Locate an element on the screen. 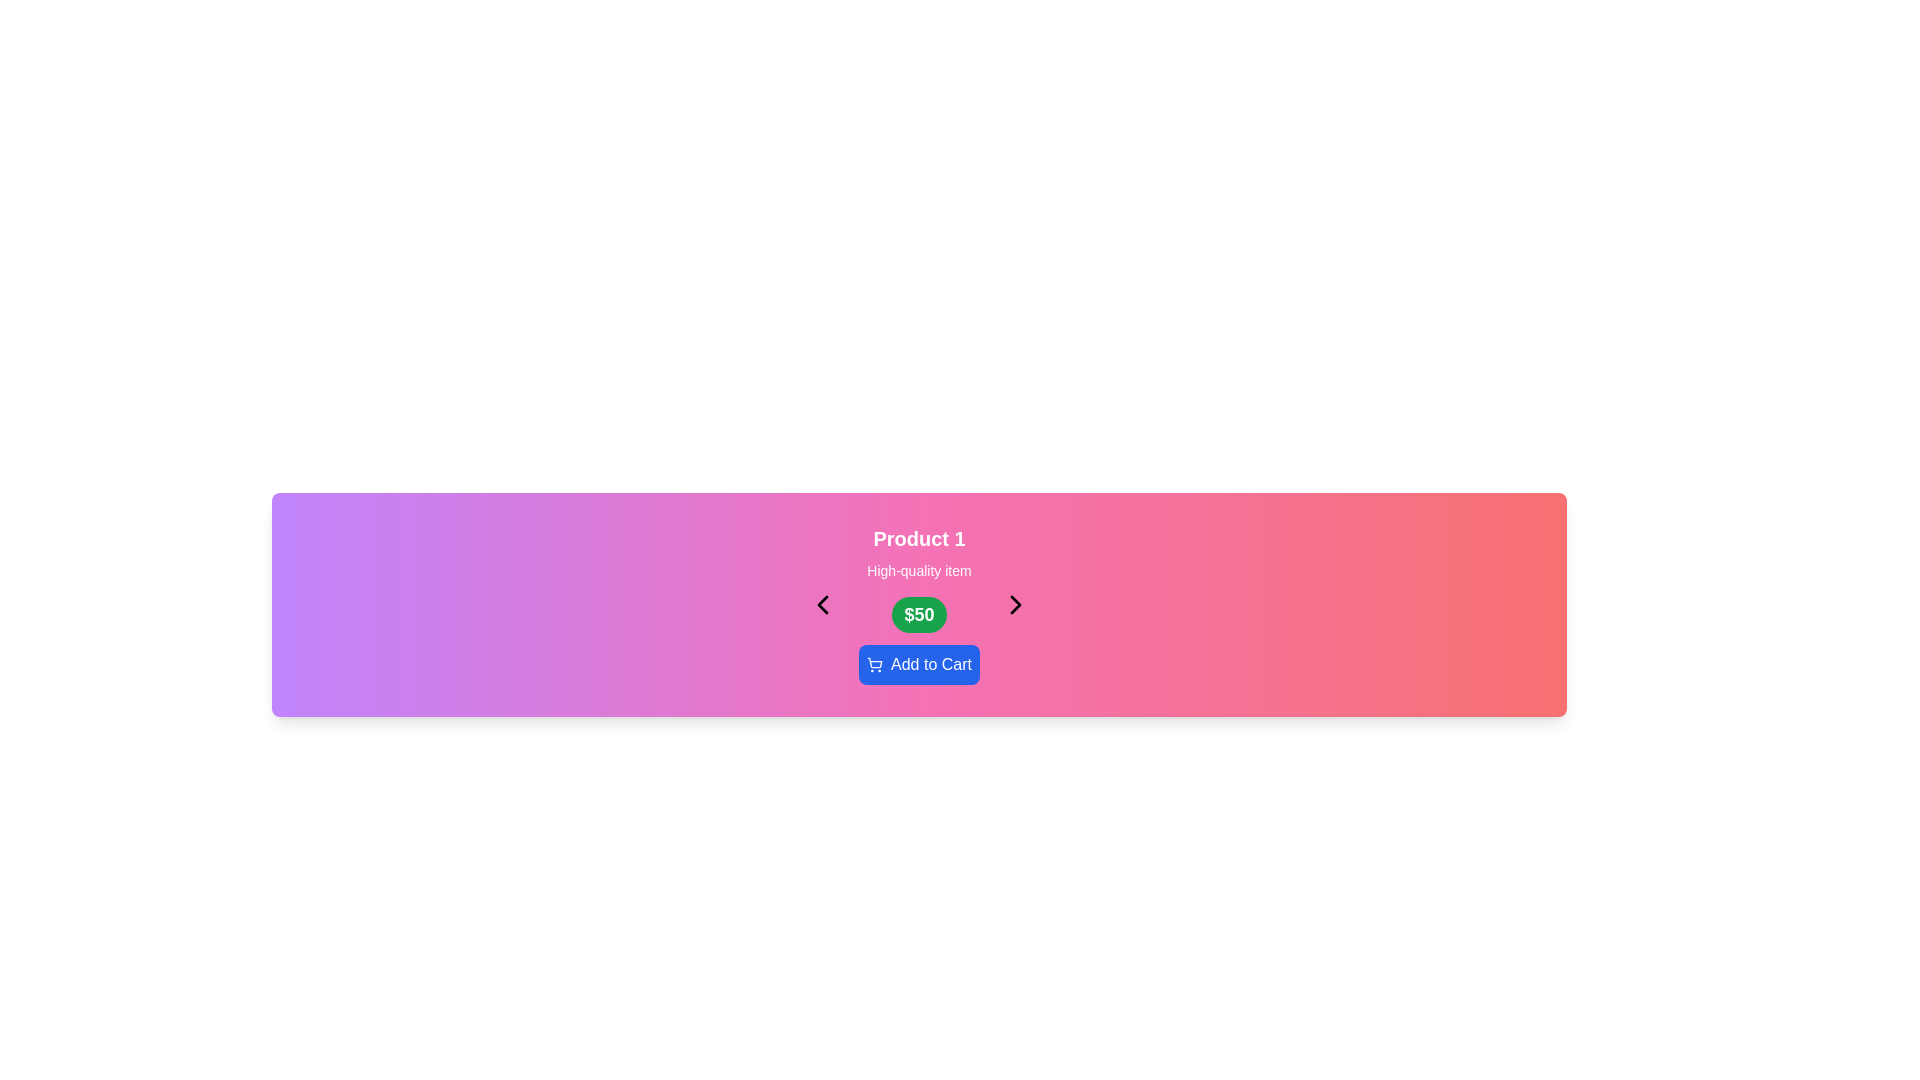 The image size is (1920, 1080). the rightward navigation icon button, which features a right-facing chevron design is located at coordinates (1016, 604).